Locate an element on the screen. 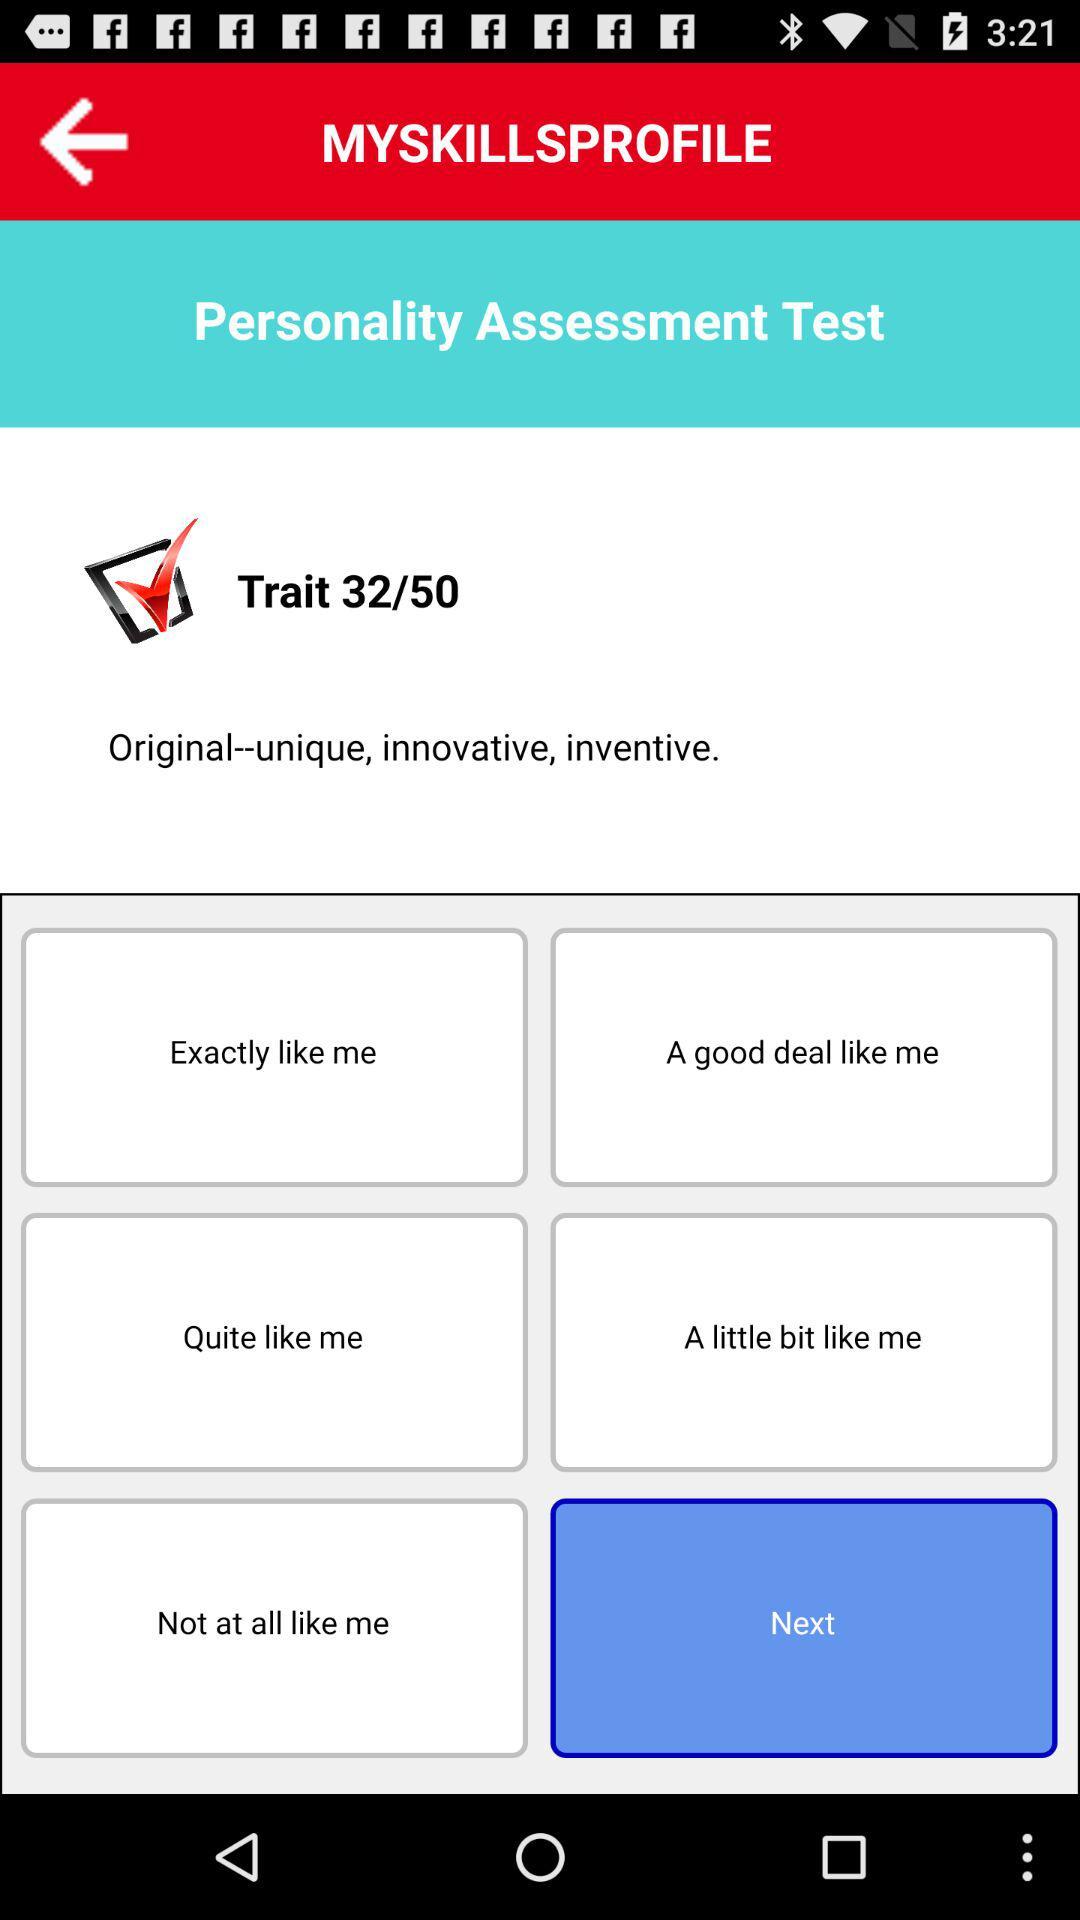 This screenshot has width=1080, height=1920. the button above the a little bit button is located at coordinates (802, 1056).